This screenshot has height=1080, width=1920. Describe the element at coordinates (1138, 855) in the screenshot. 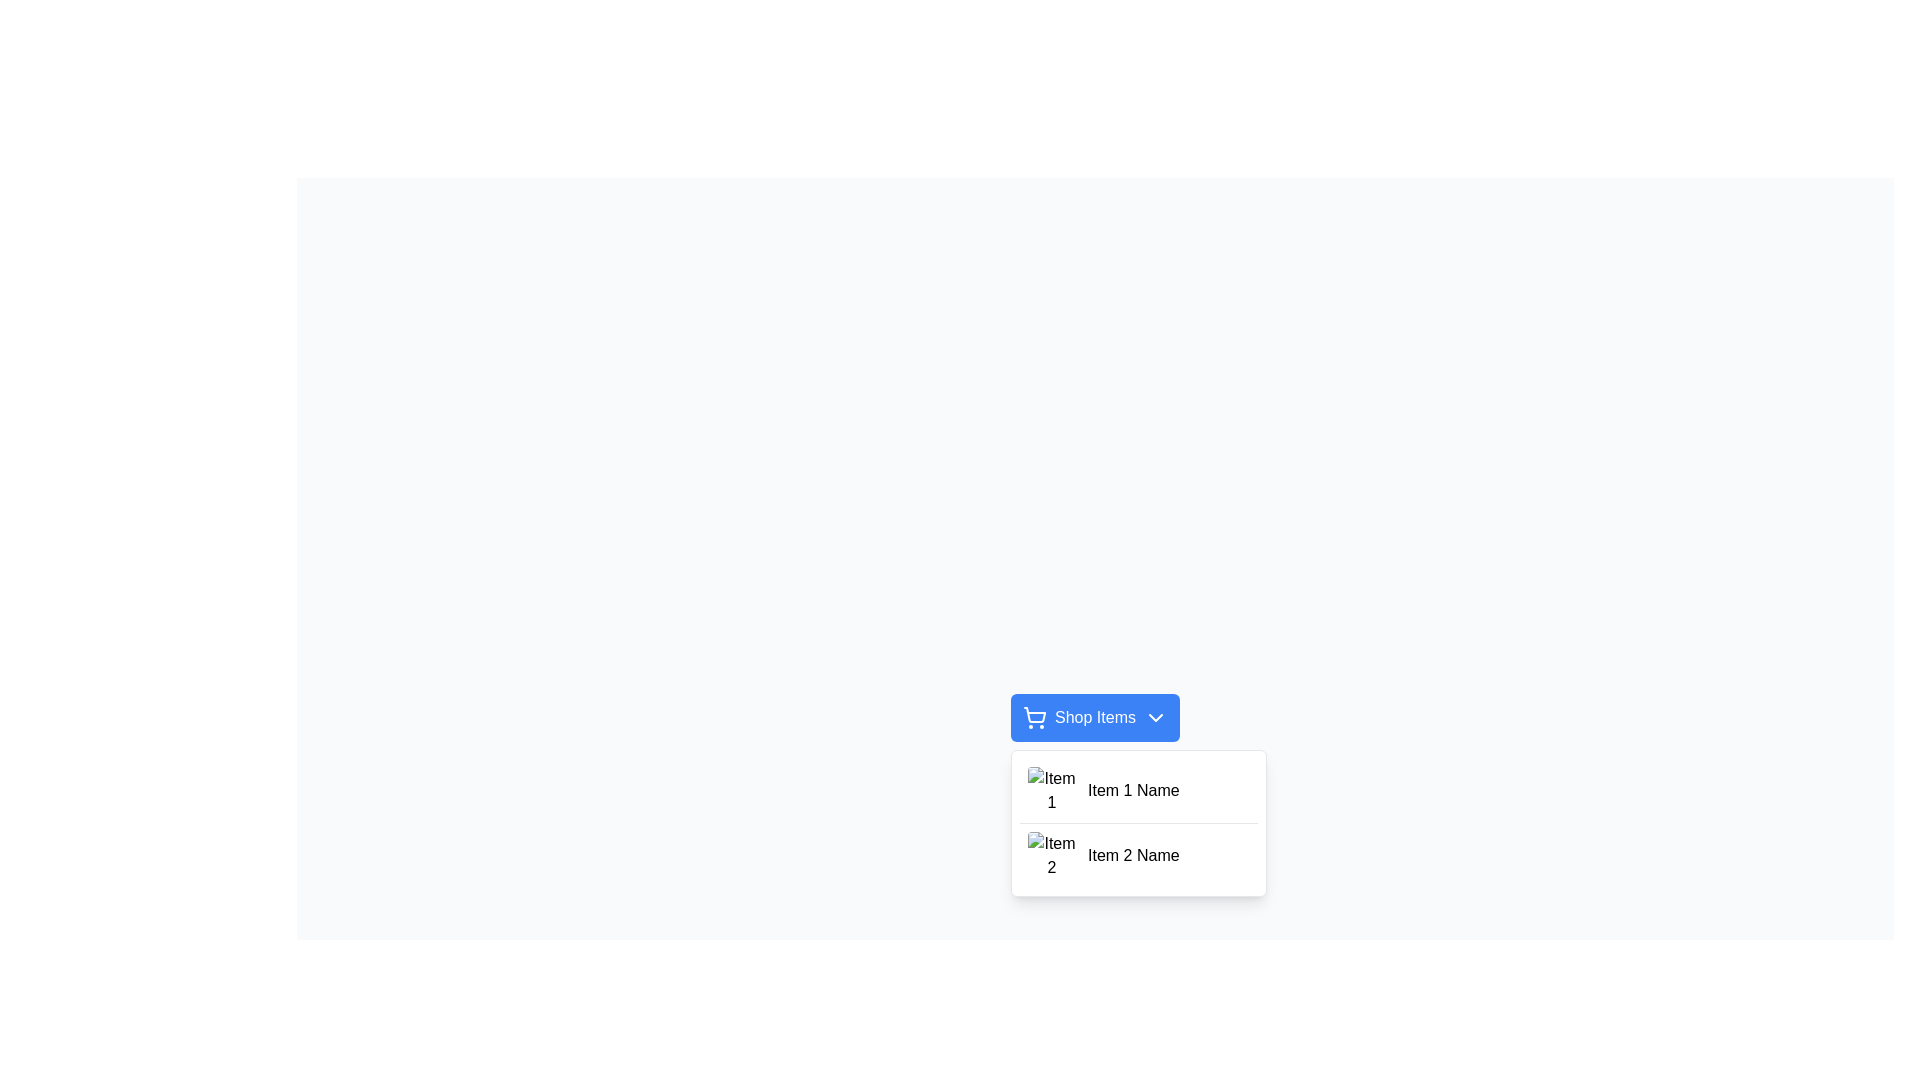

I see `the second list item labeled 'Item 2 Name'` at that location.